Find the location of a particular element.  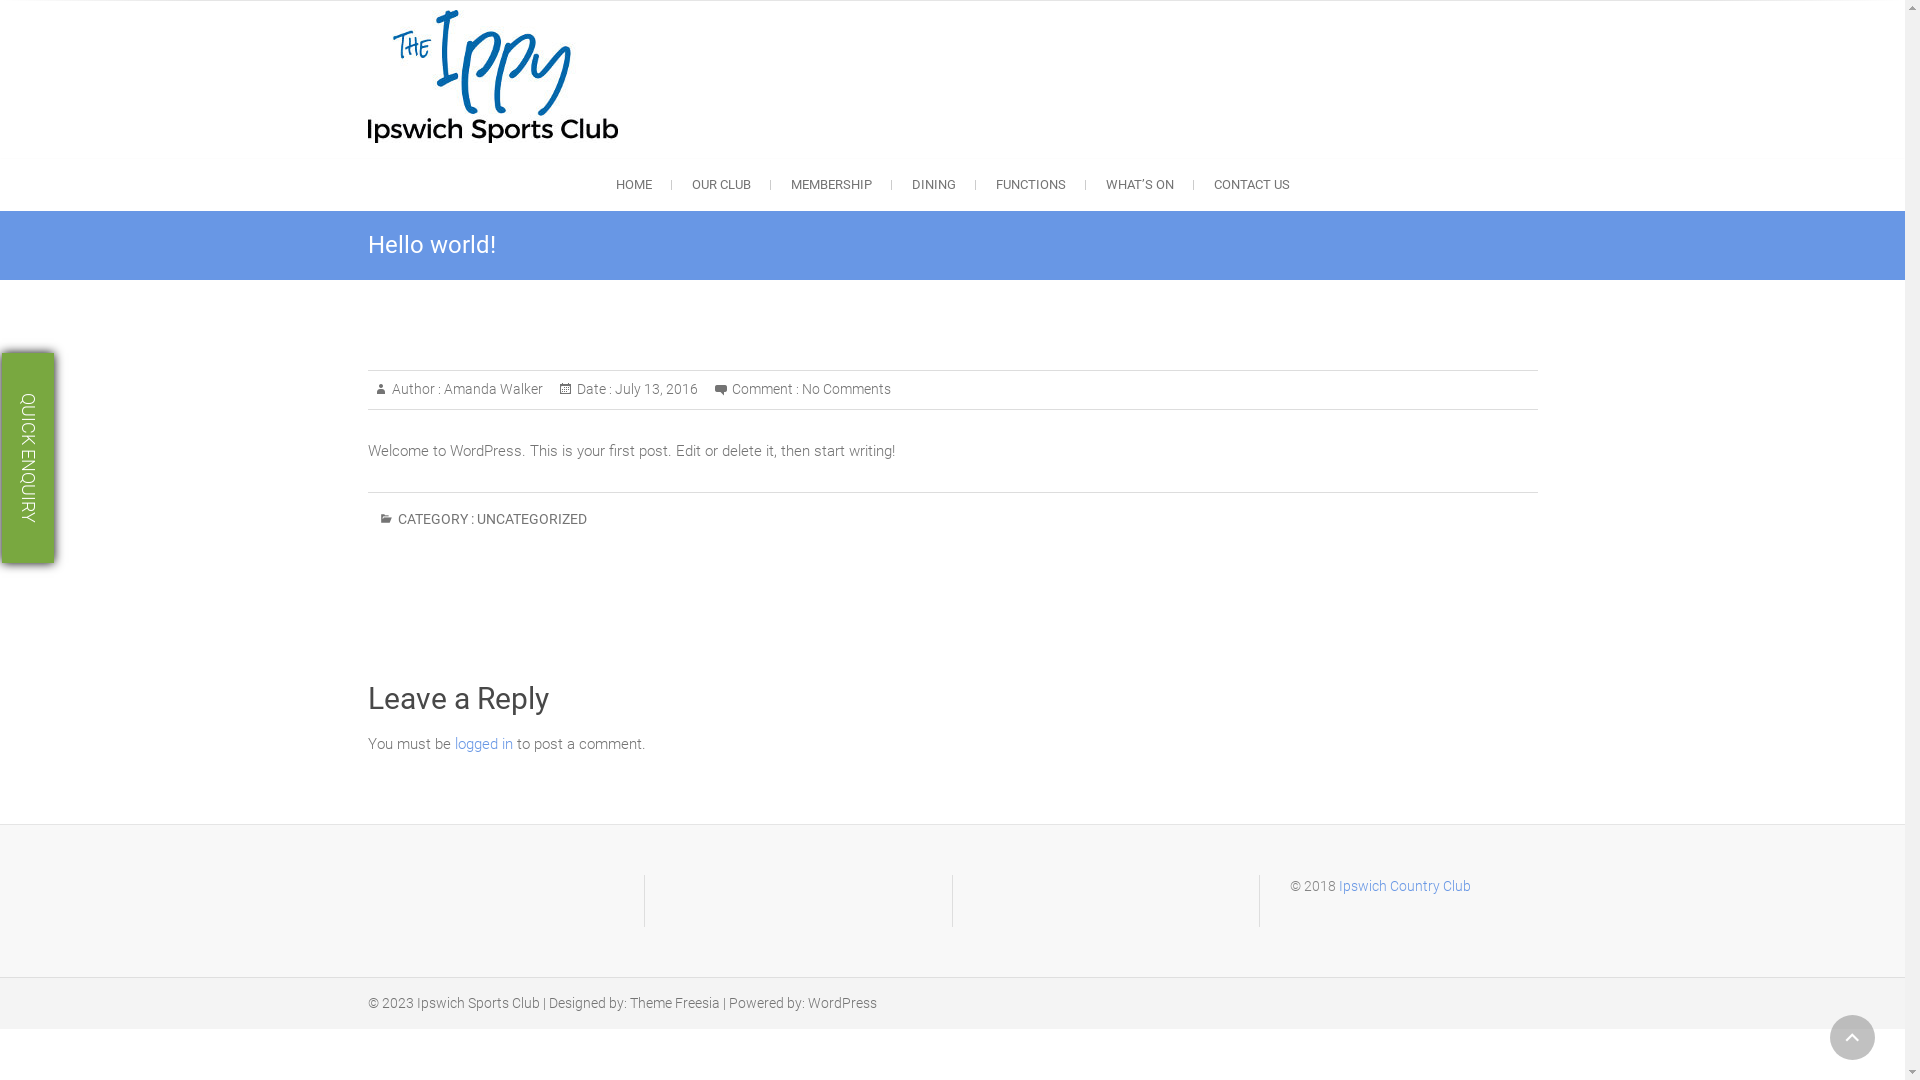

'DINING' is located at coordinates (933, 185).